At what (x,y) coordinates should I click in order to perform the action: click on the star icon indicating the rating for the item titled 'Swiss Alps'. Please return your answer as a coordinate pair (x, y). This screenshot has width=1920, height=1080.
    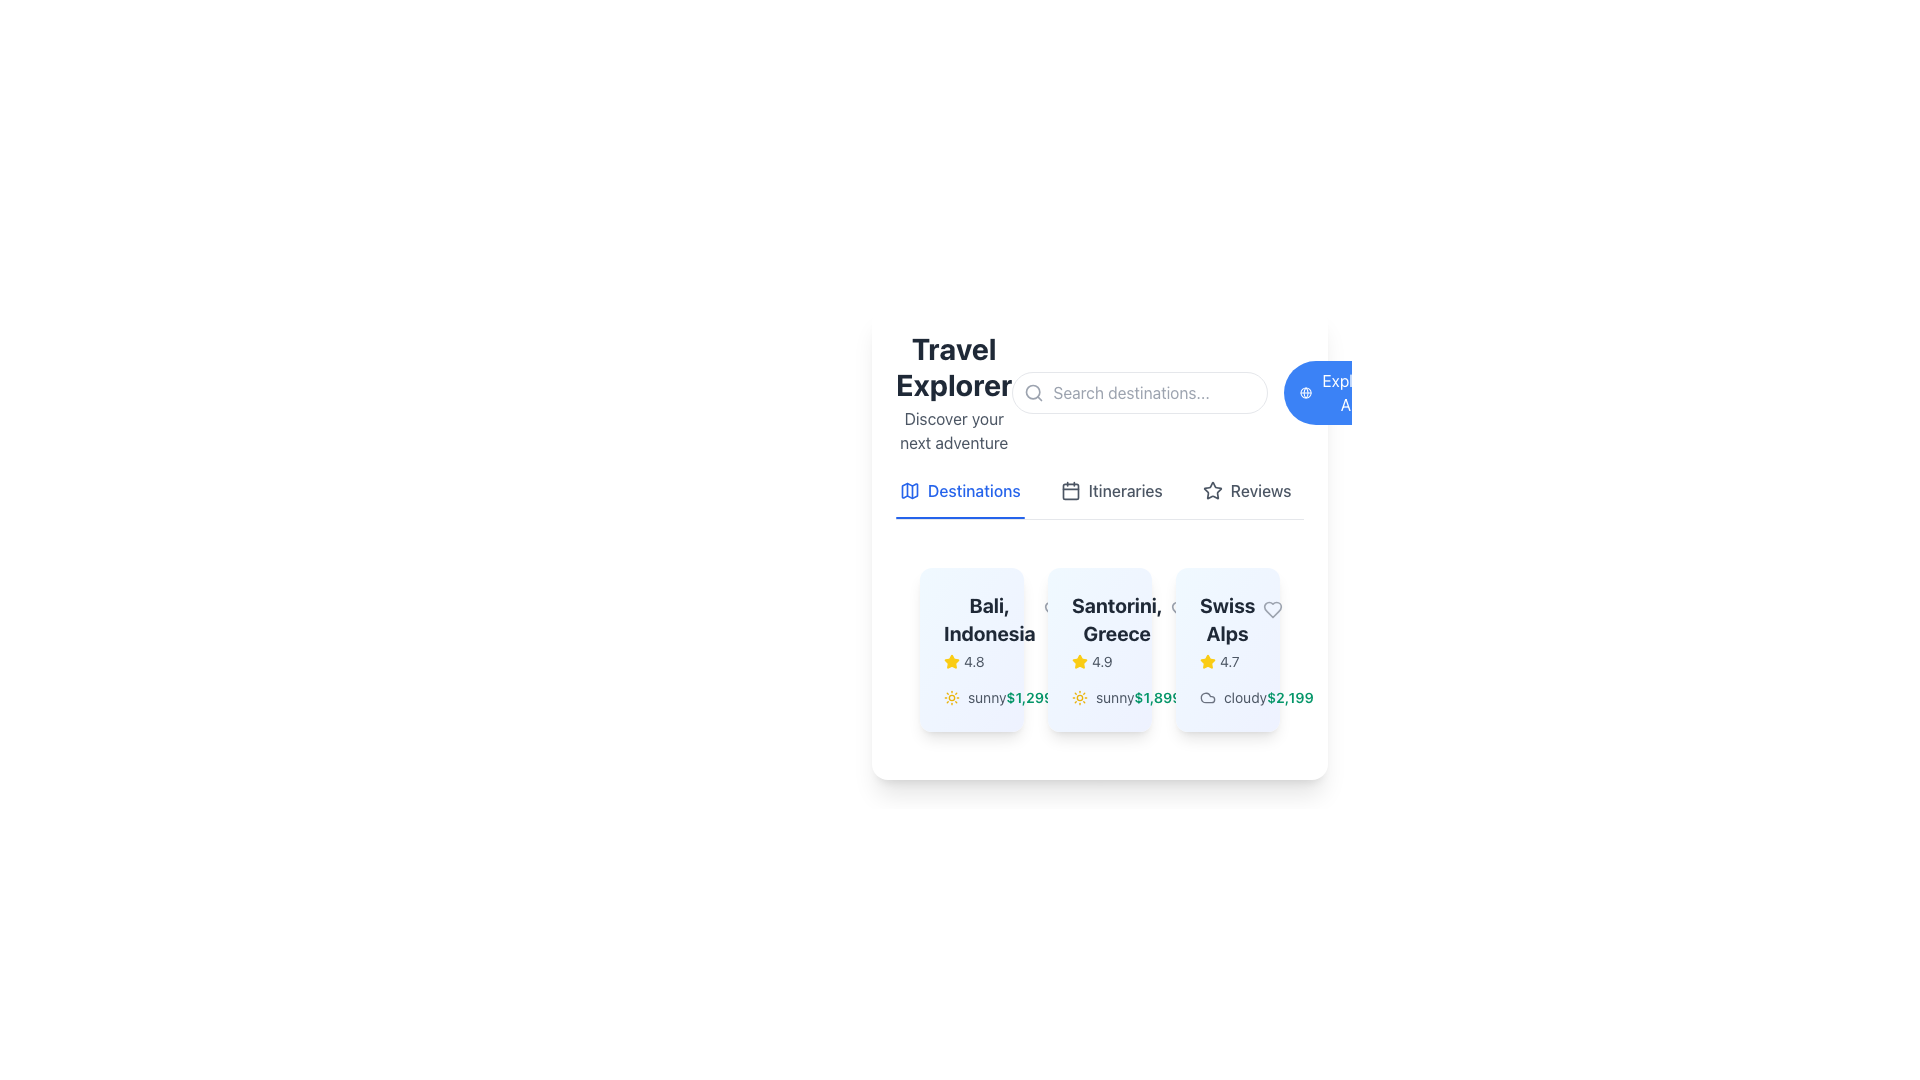
    Looking at the image, I should click on (1211, 490).